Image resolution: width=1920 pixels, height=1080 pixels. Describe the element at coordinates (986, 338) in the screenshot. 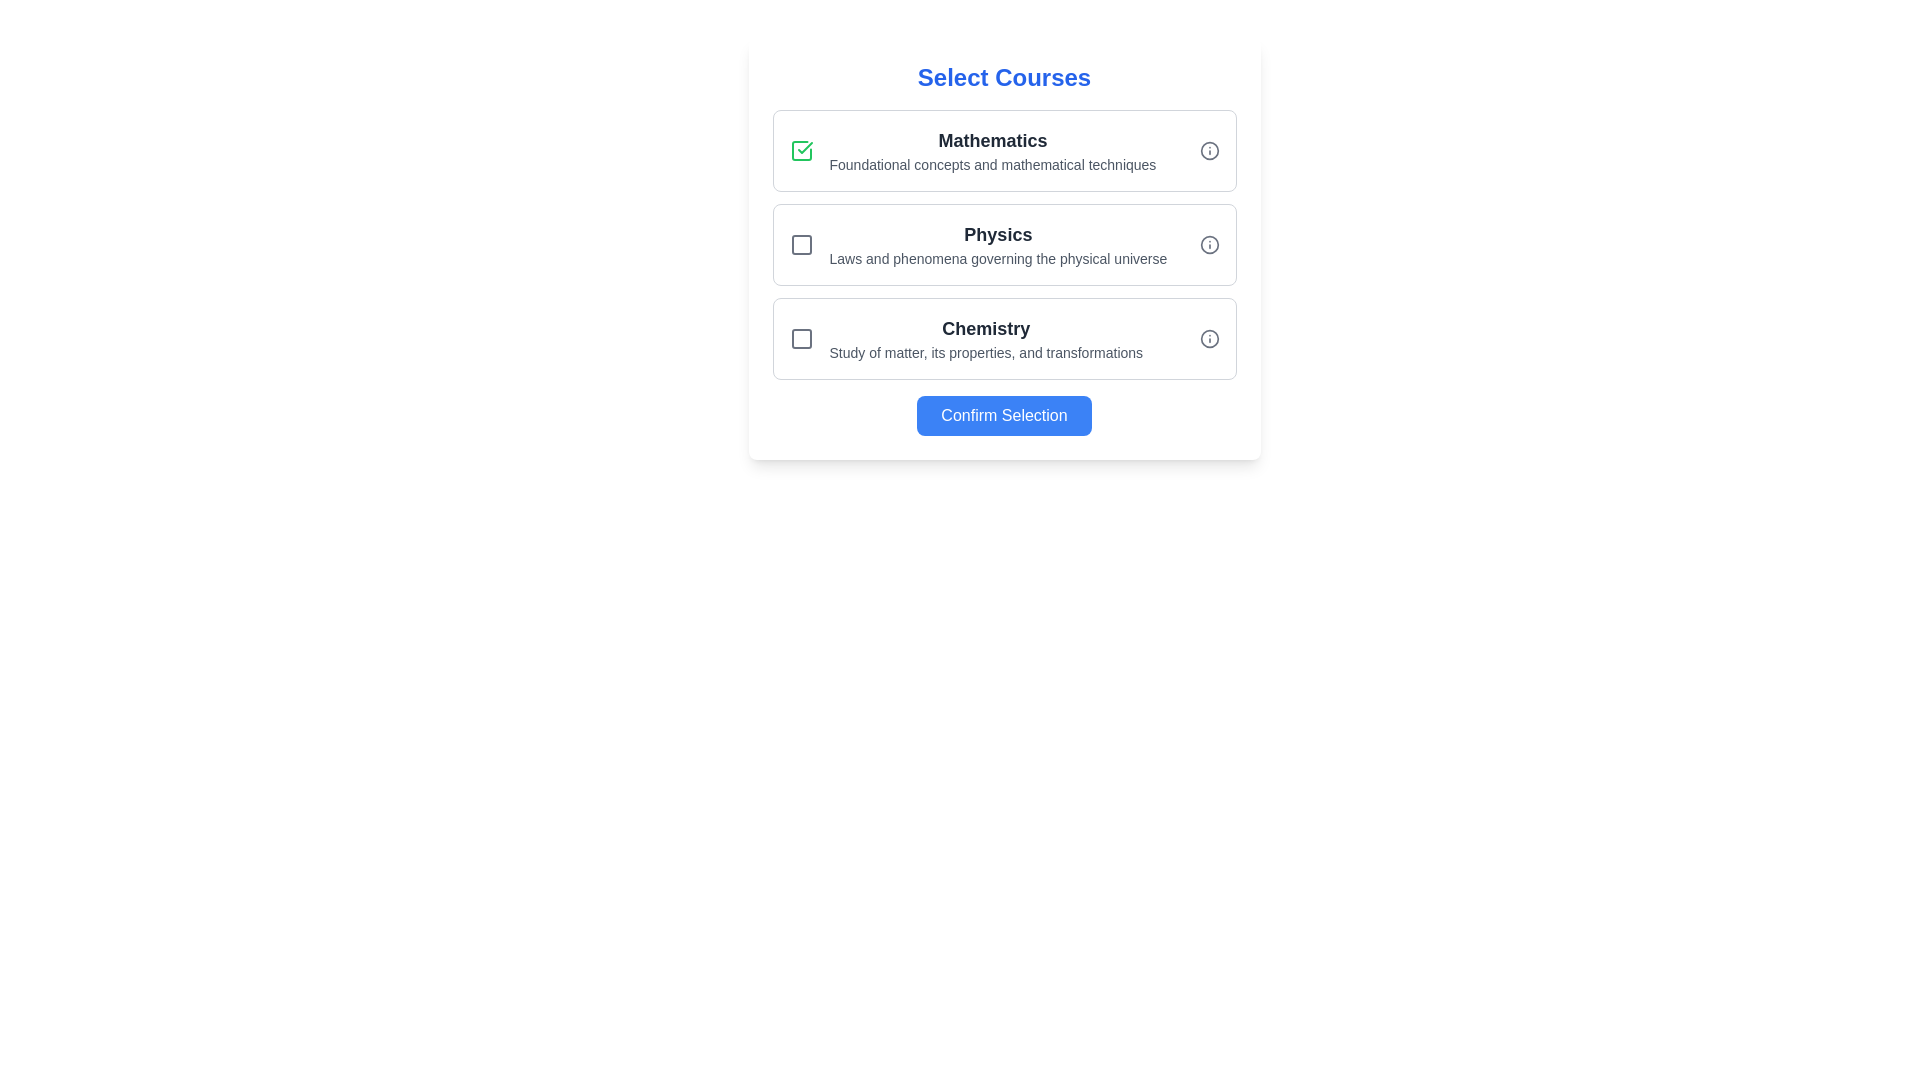

I see `the Text Label that provides the name and description of the 'Chemistry' course option, located between a checkbox and an information icon` at that location.